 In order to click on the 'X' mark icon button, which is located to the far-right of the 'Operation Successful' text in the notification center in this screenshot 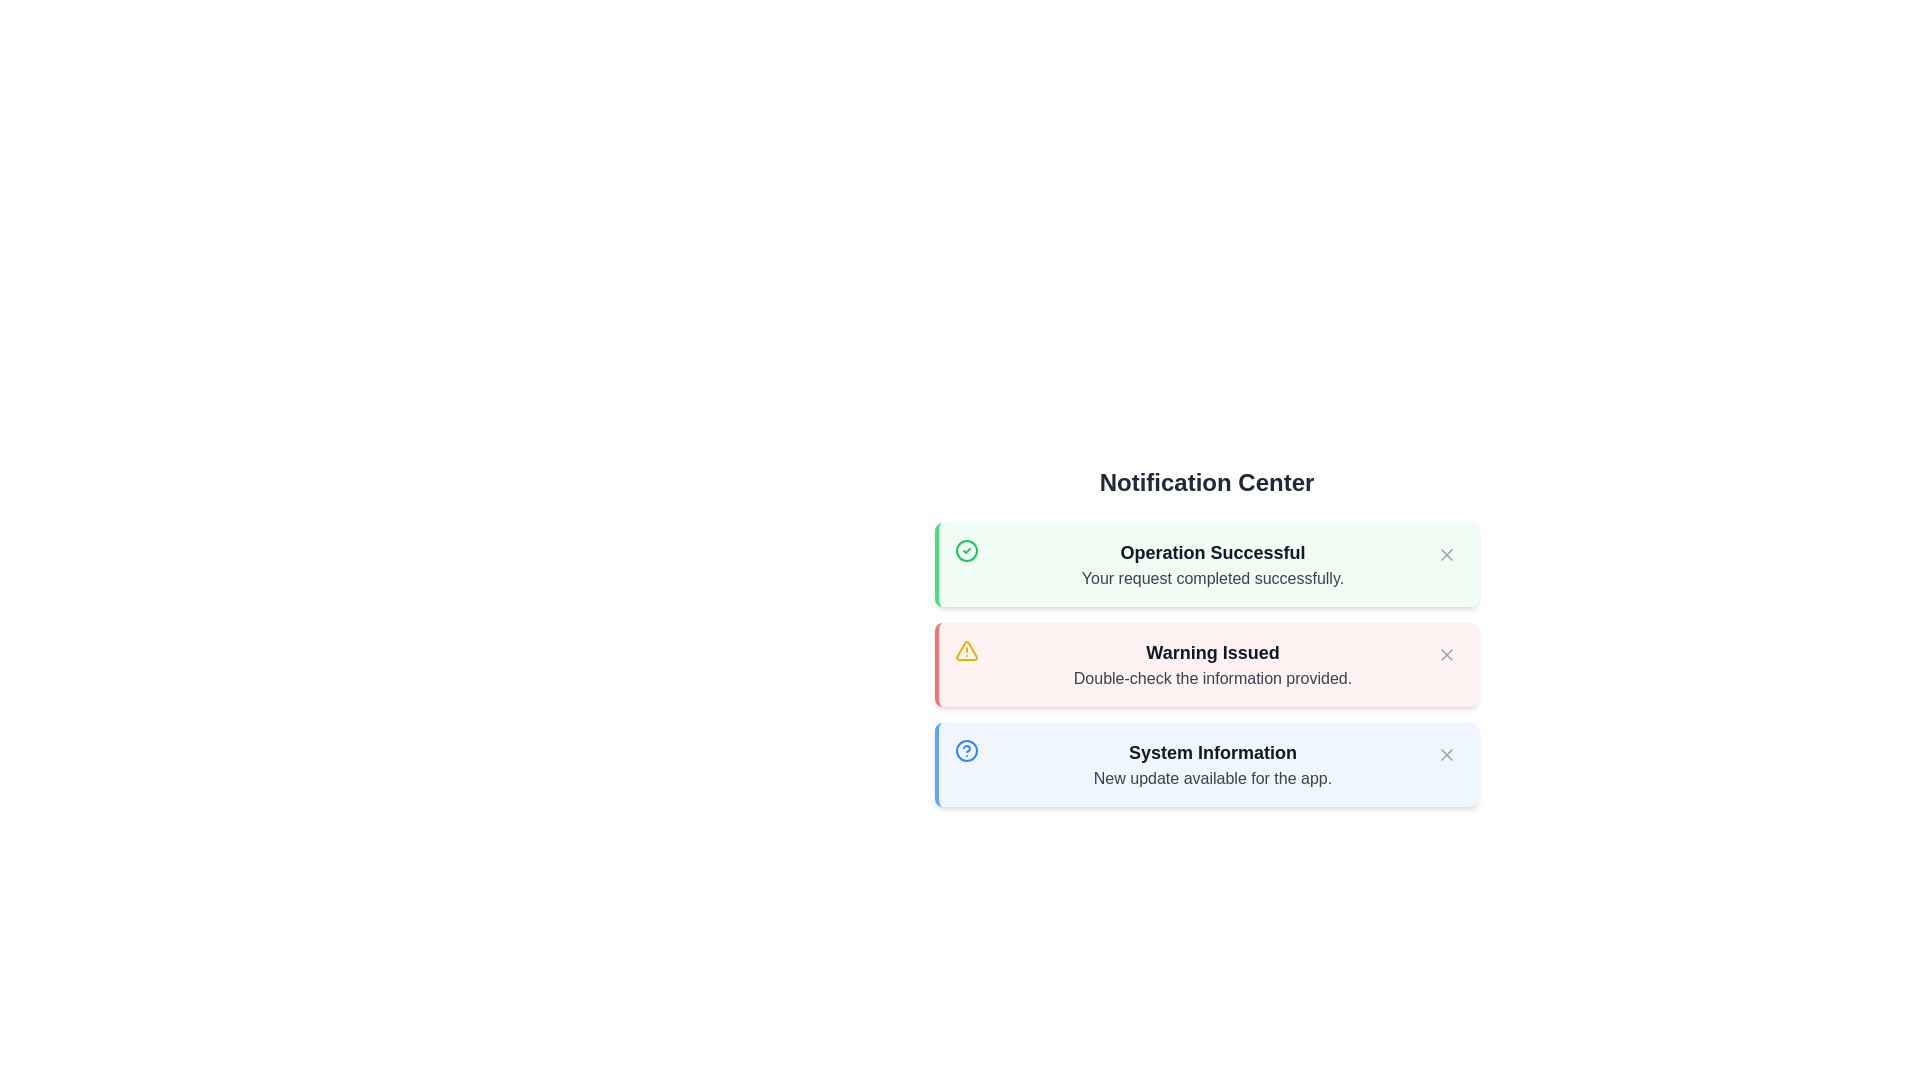, I will do `click(1446, 555)`.